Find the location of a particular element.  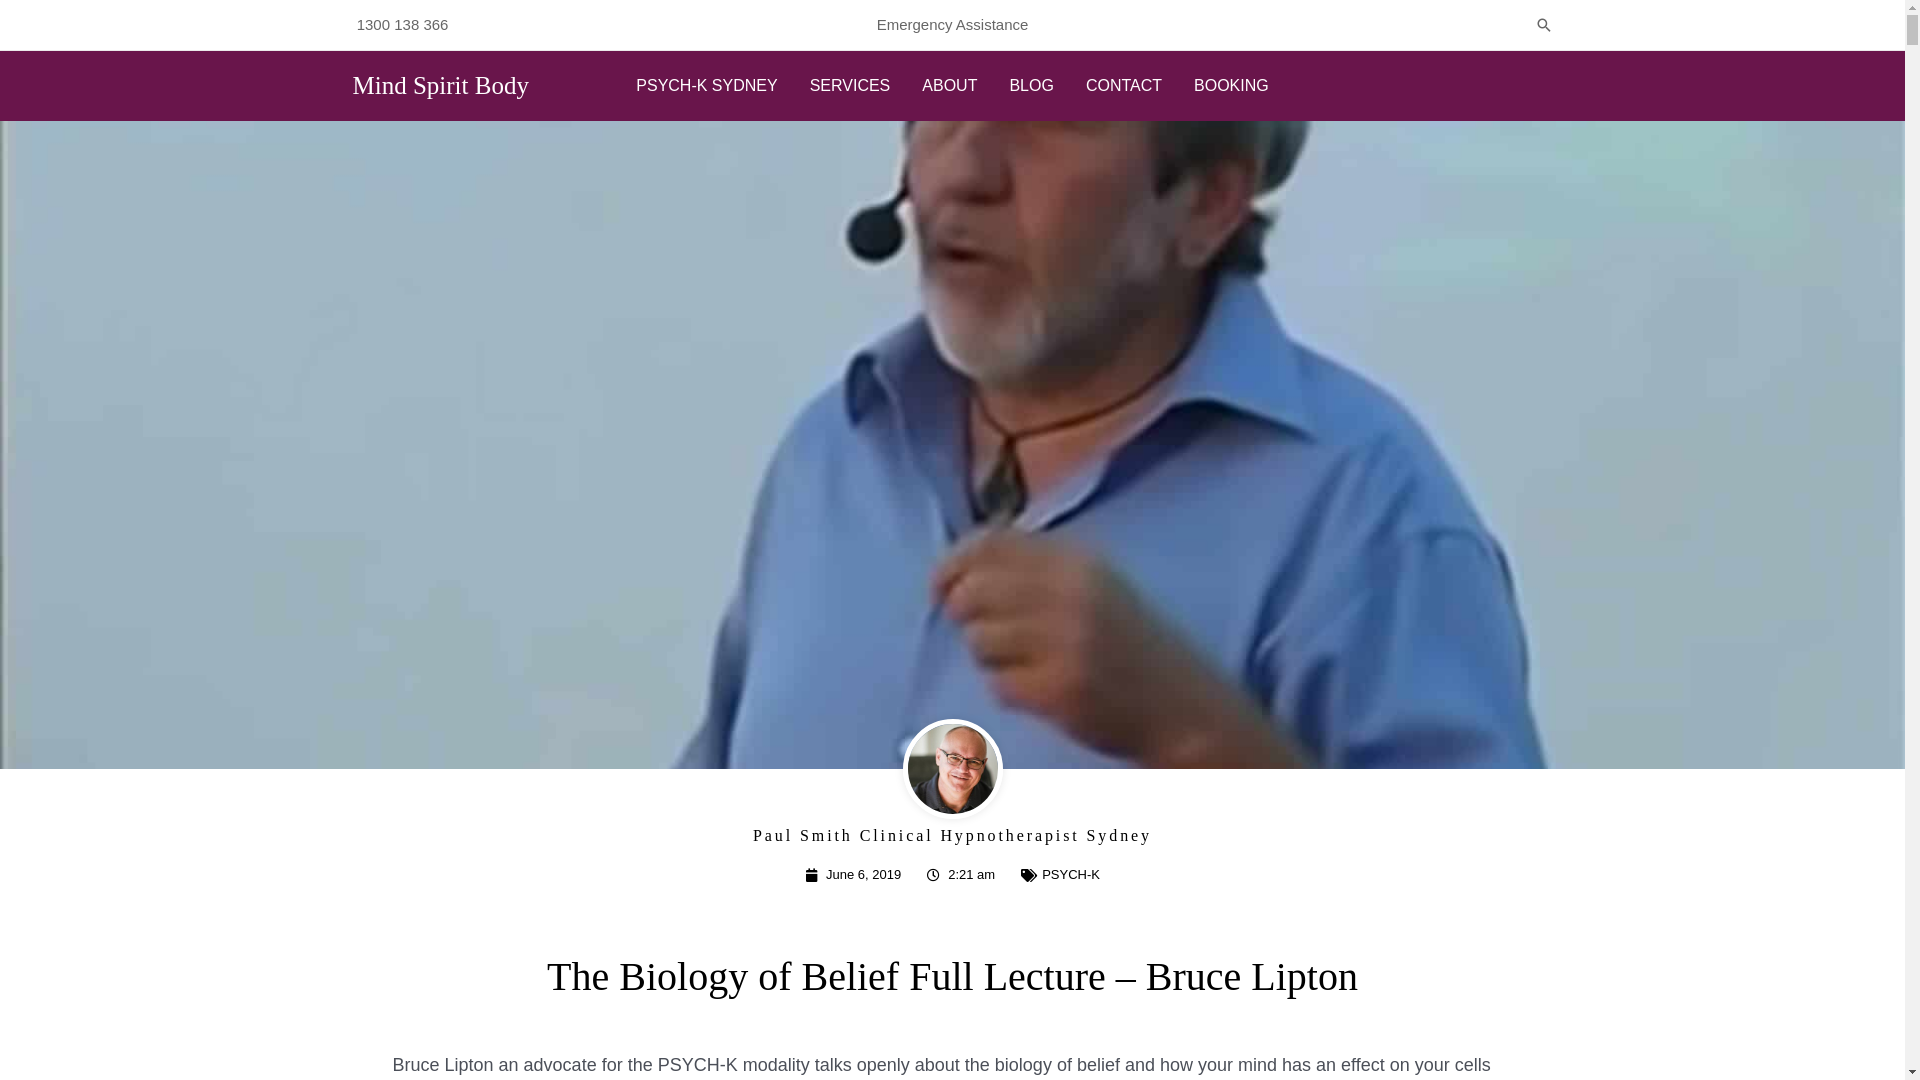

'June 6, 2019' is located at coordinates (853, 874).